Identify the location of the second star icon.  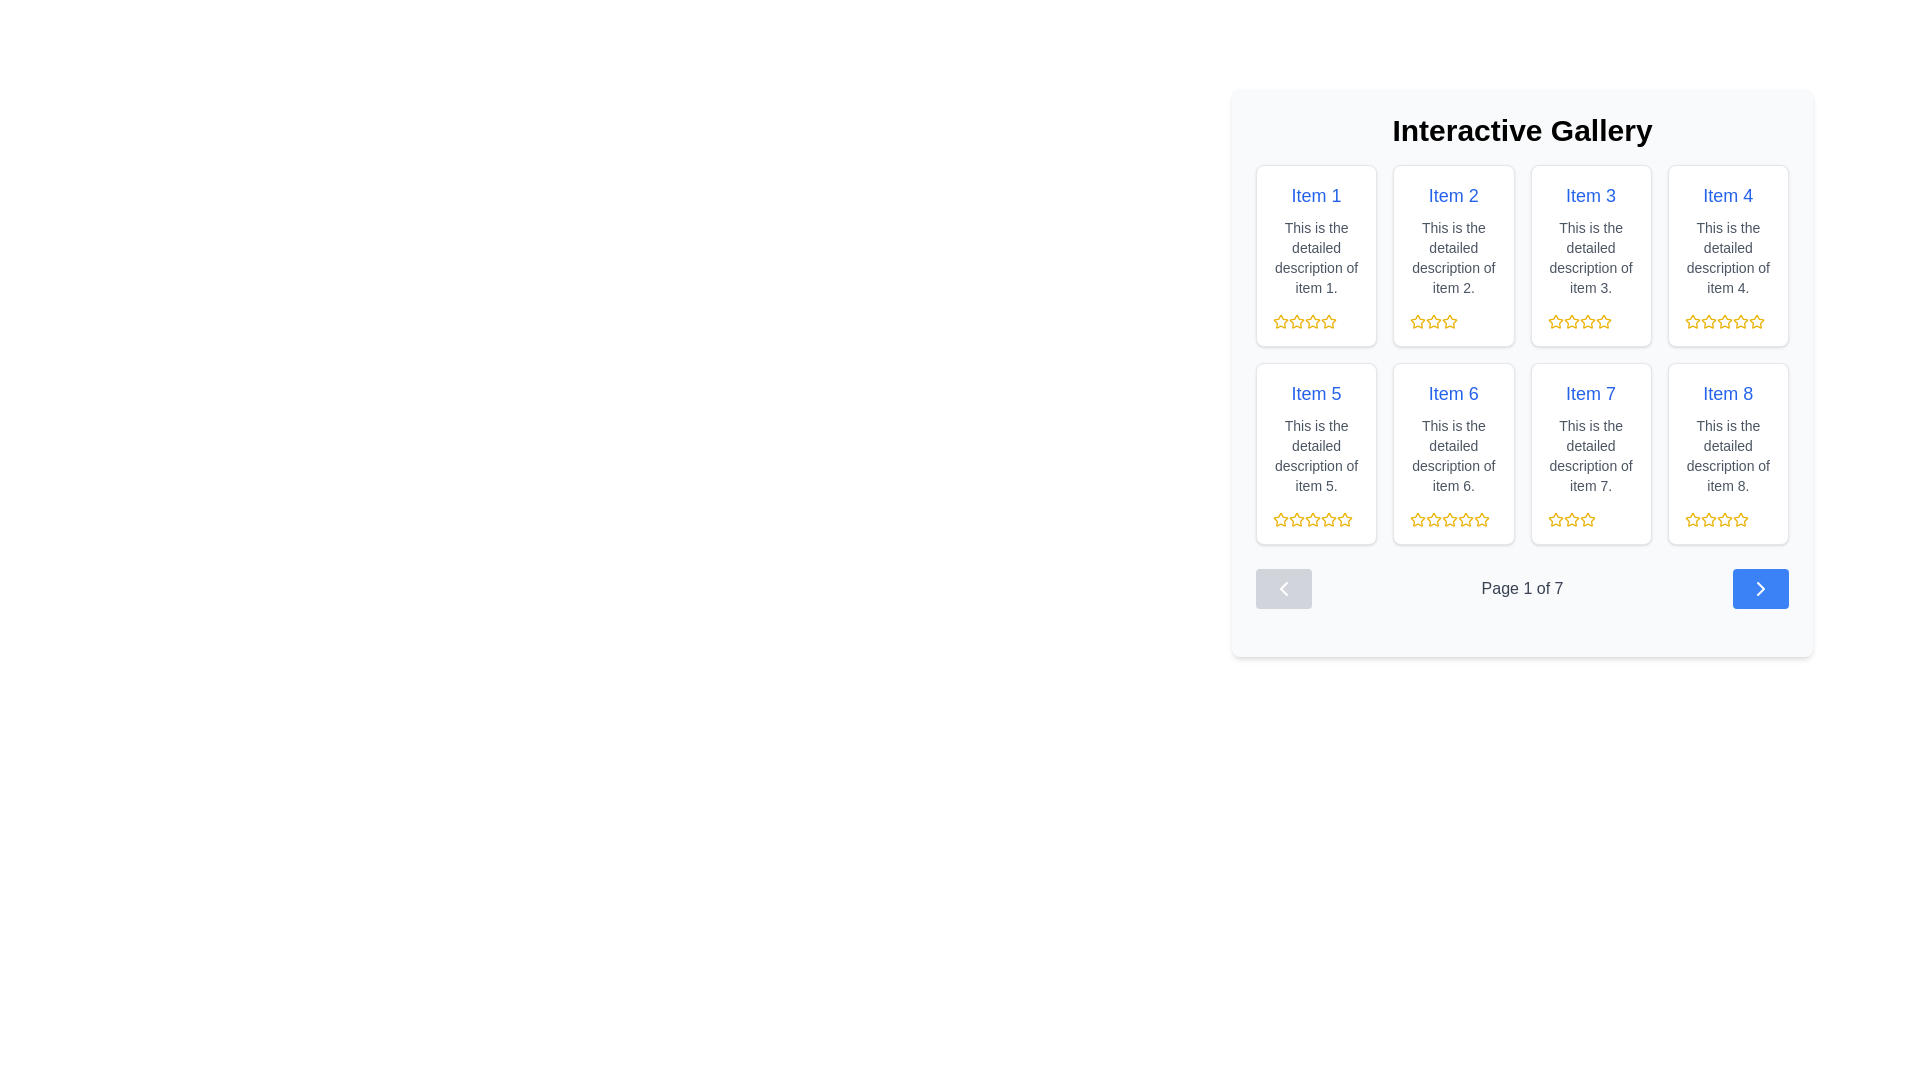
(1433, 319).